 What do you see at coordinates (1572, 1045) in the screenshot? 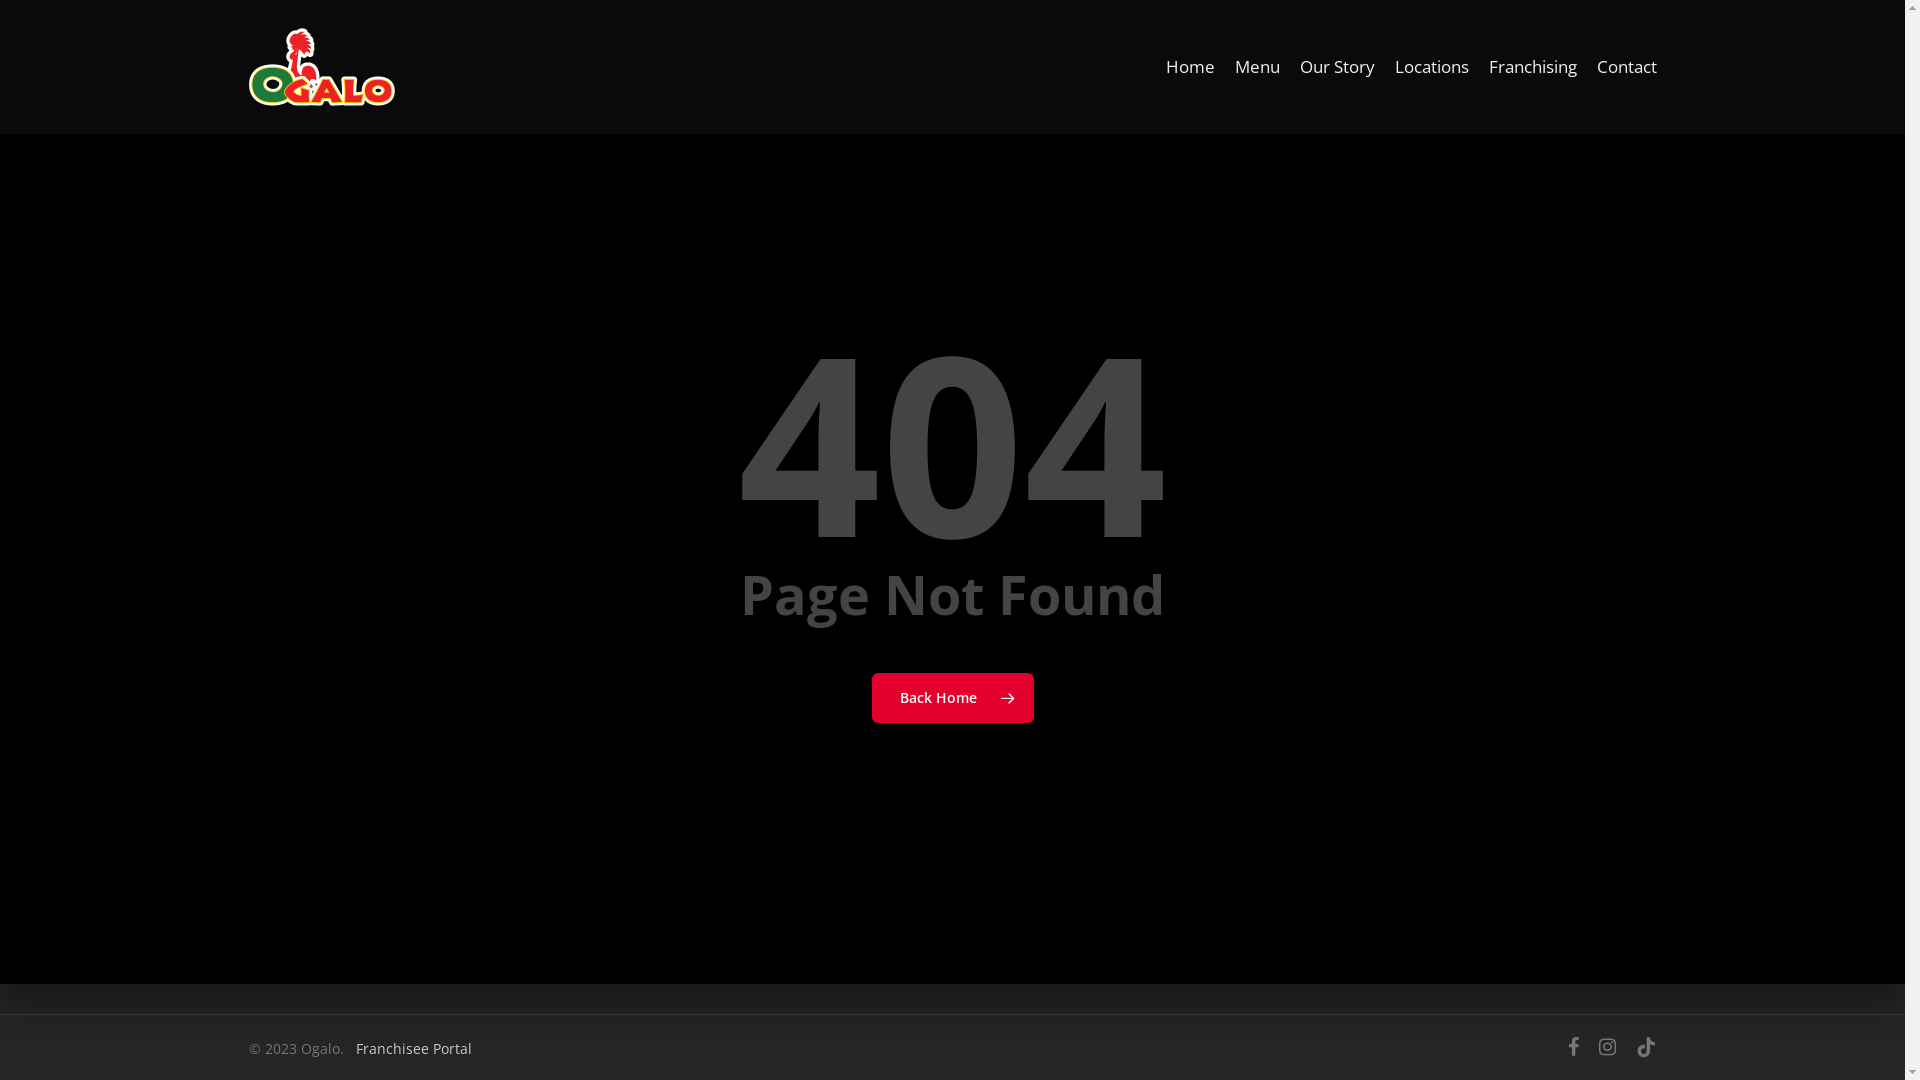
I see `'facebook'` at bounding box center [1572, 1045].